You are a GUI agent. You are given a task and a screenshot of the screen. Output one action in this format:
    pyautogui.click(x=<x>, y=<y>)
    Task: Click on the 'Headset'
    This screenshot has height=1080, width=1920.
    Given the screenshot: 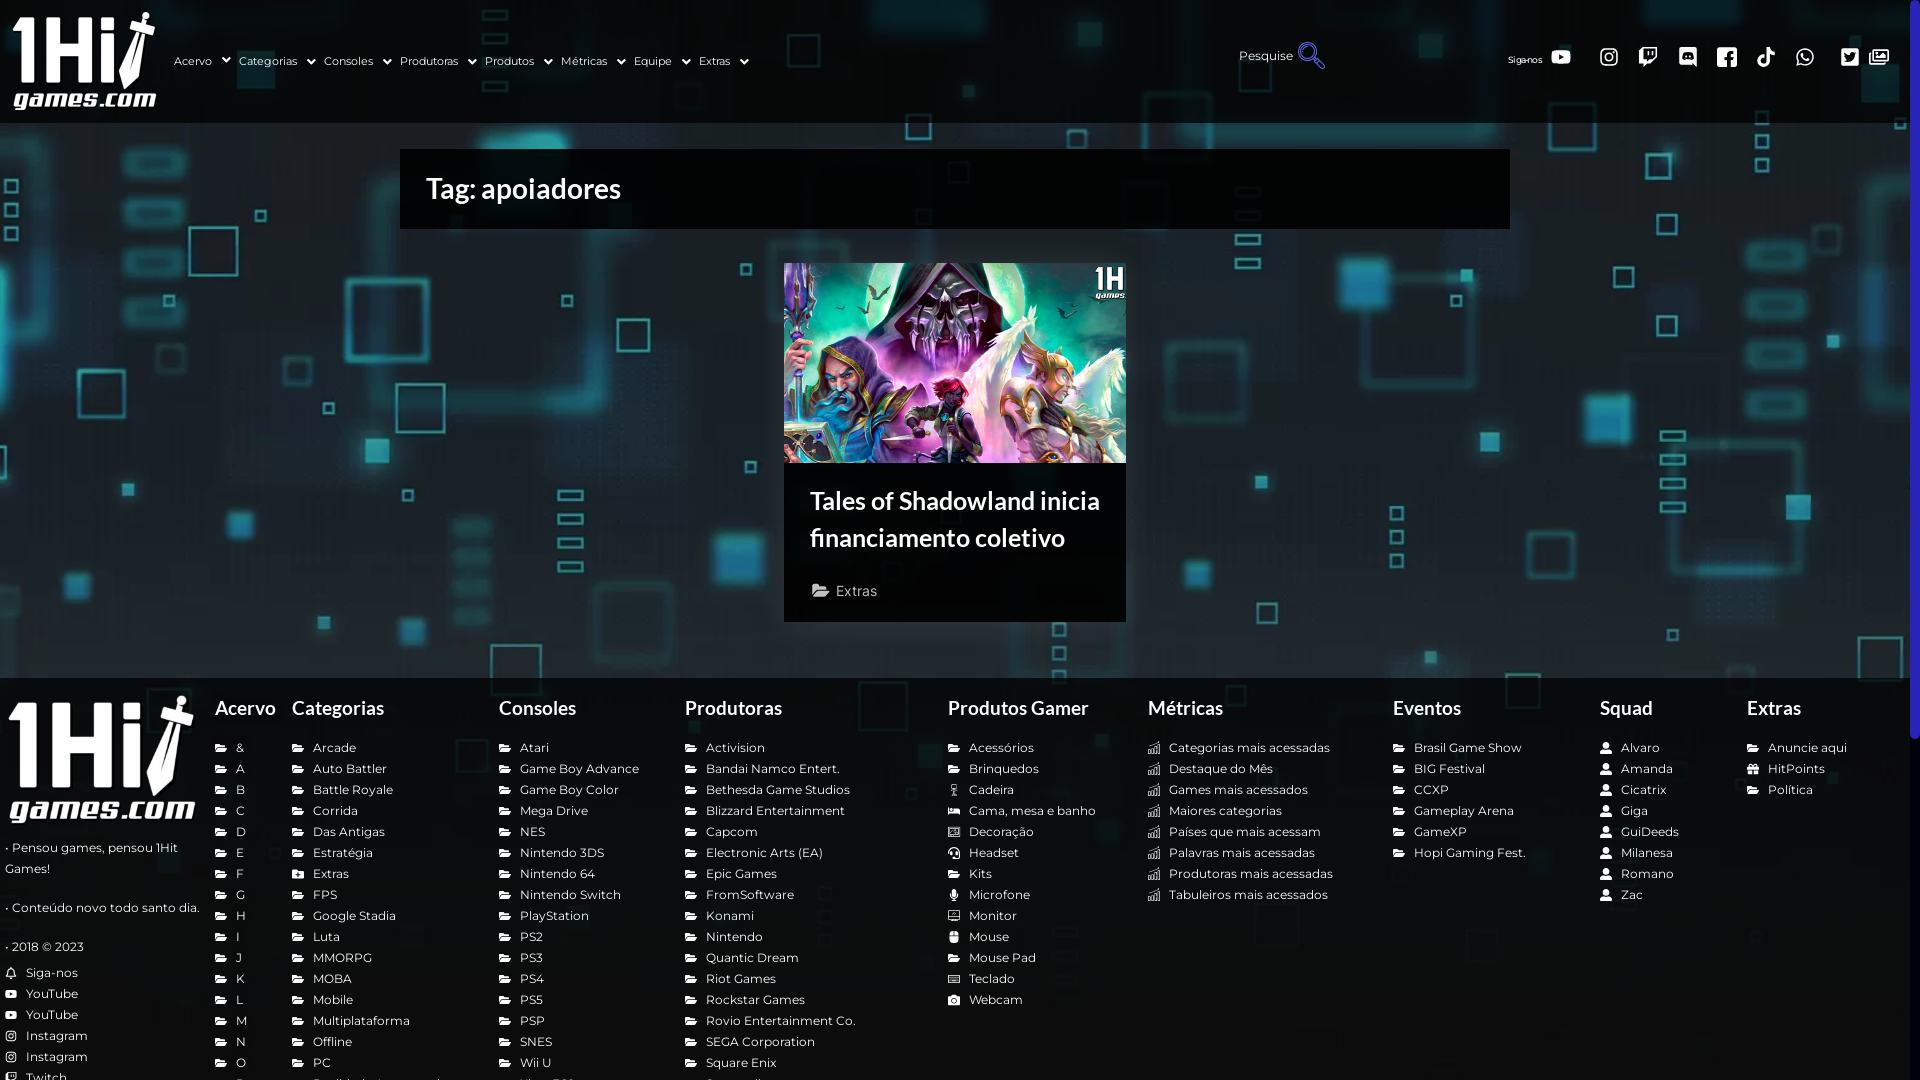 What is the action you would take?
    pyautogui.click(x=1038, y=852)
    